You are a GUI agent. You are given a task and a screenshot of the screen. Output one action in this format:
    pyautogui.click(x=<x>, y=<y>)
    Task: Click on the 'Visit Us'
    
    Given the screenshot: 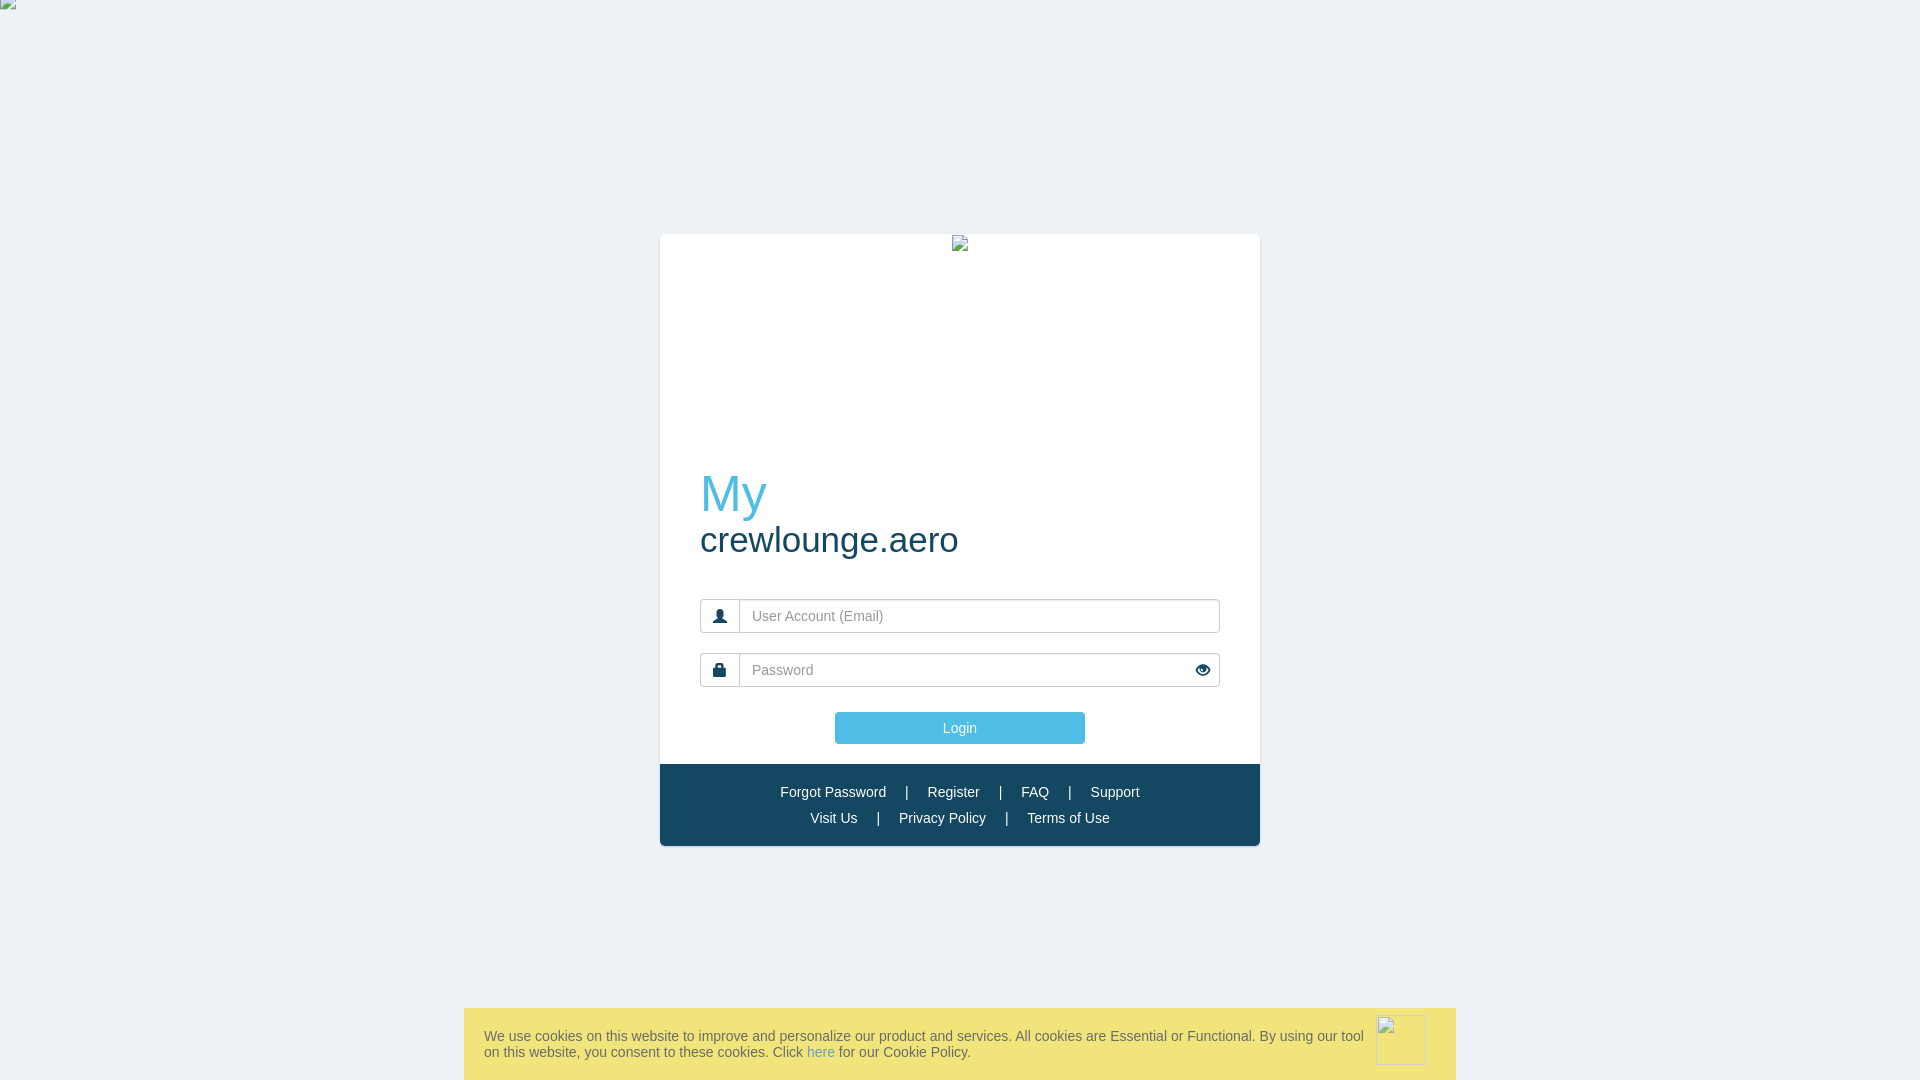 What is the action you would take?
    pyautogui.click(x=833, y=817)
    